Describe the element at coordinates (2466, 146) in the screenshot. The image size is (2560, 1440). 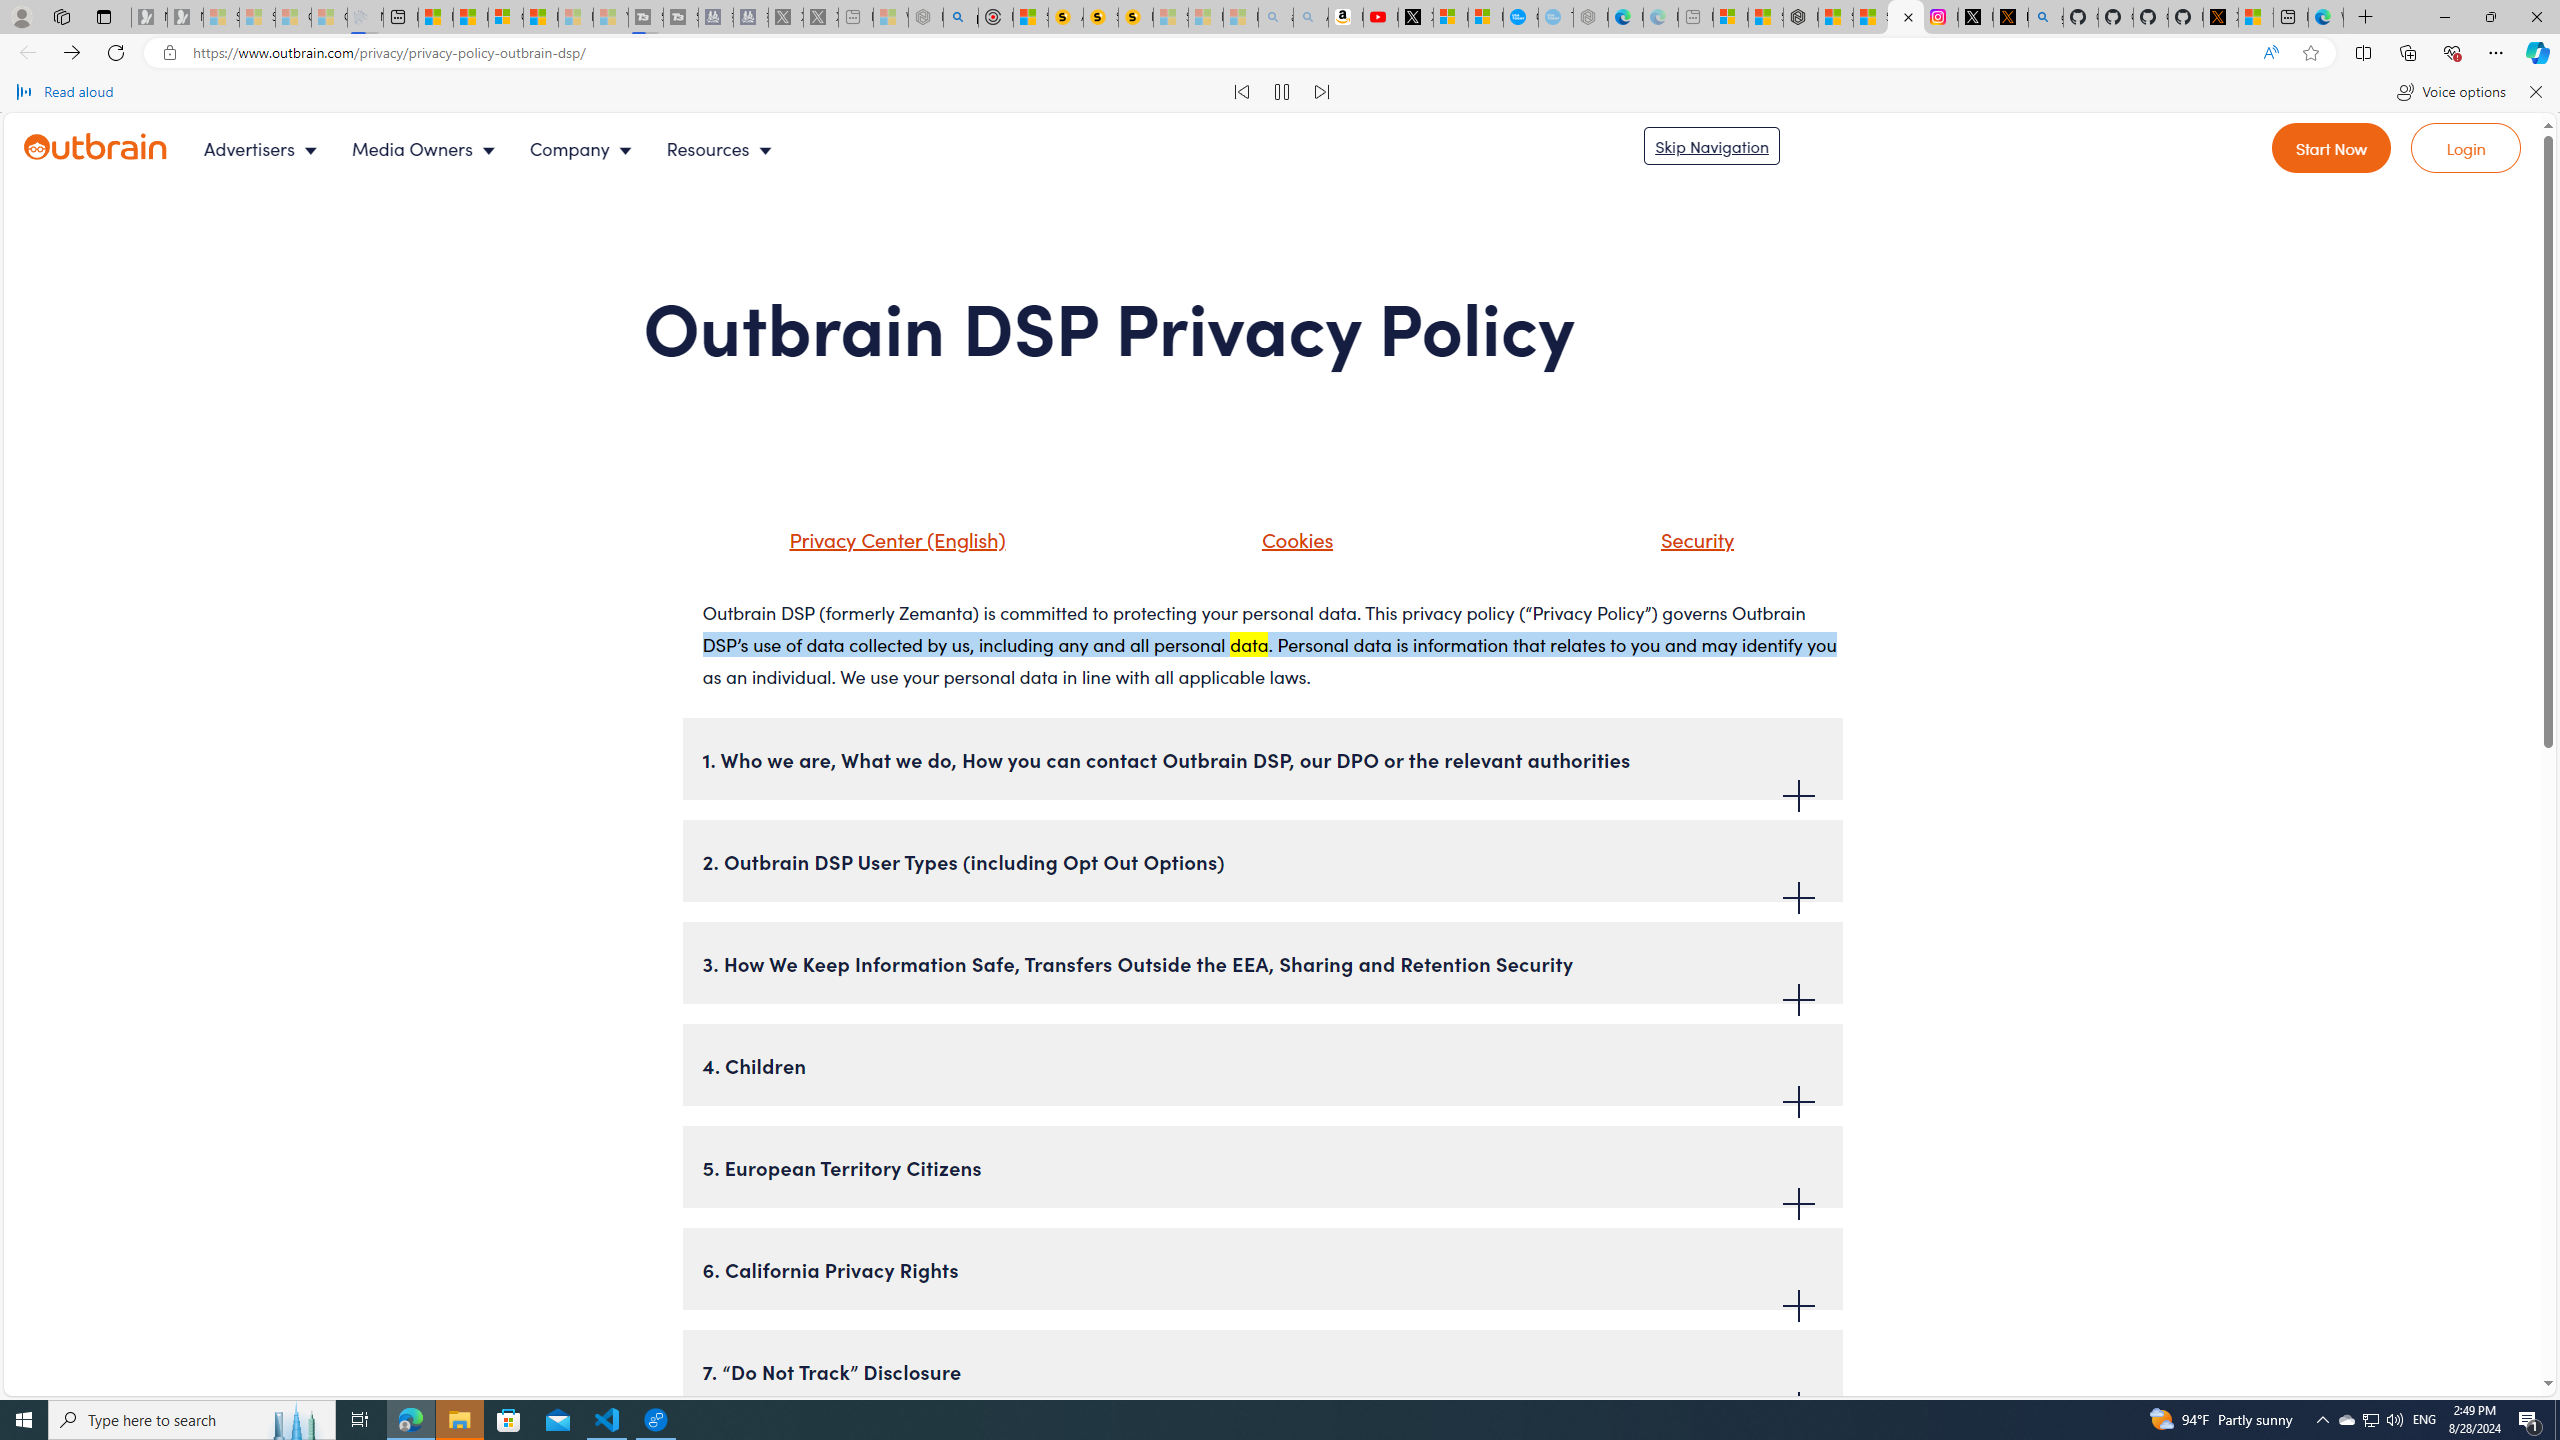
I see `'Go to login'` at that location.